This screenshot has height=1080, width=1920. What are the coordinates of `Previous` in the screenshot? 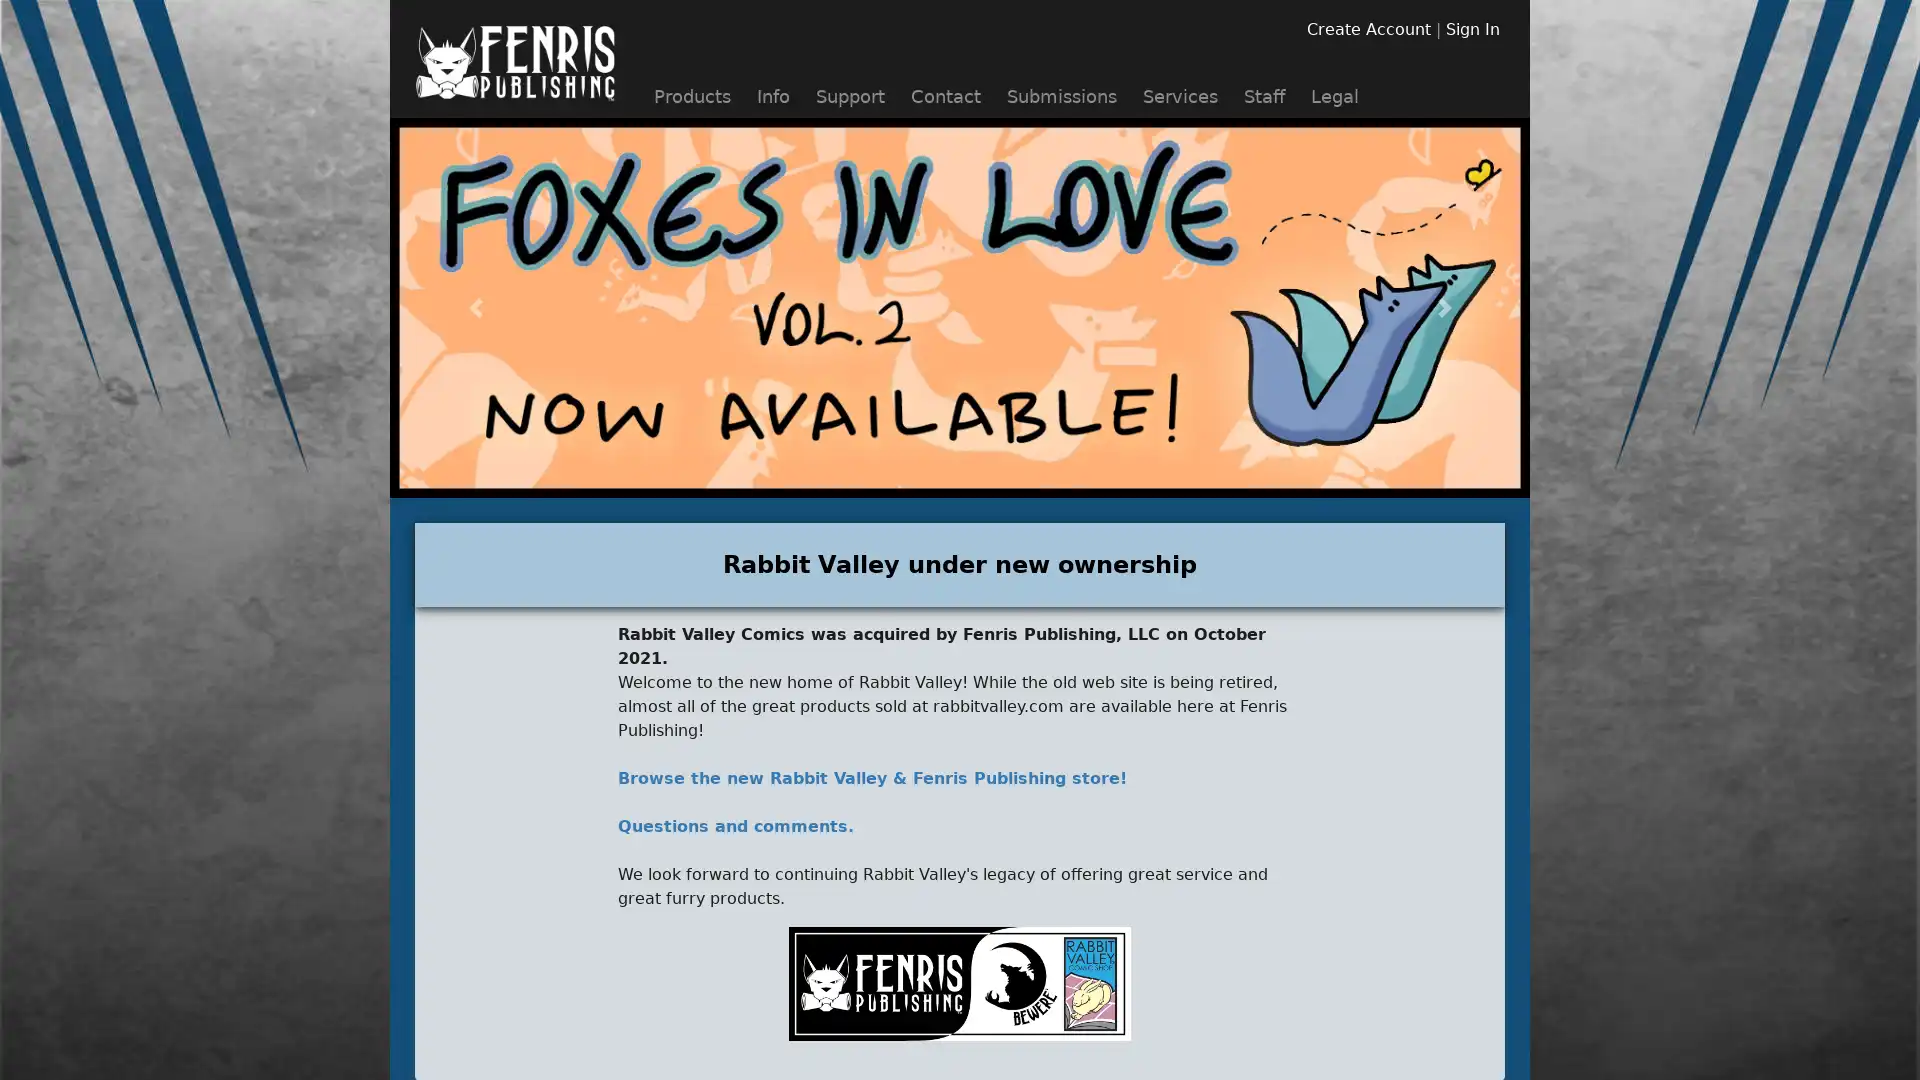 It's located at (474, 308).